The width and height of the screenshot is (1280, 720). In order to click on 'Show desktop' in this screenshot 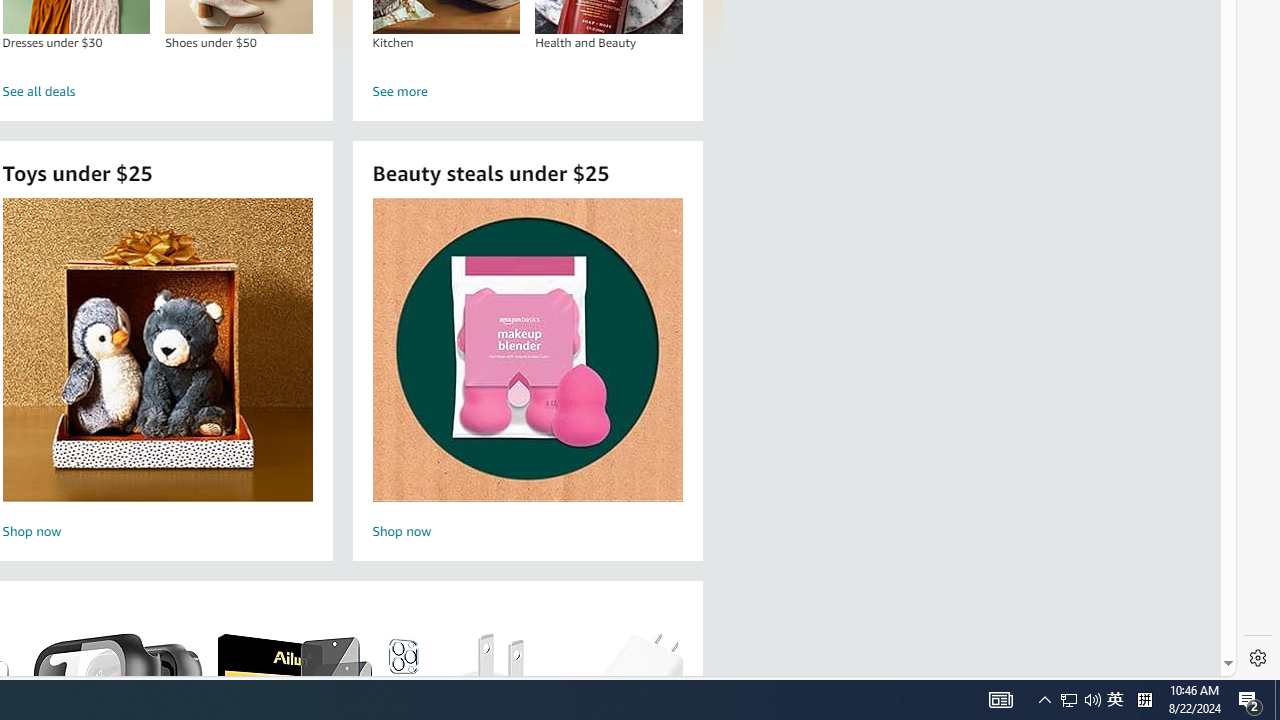, I will do `click(1276, 698)`.